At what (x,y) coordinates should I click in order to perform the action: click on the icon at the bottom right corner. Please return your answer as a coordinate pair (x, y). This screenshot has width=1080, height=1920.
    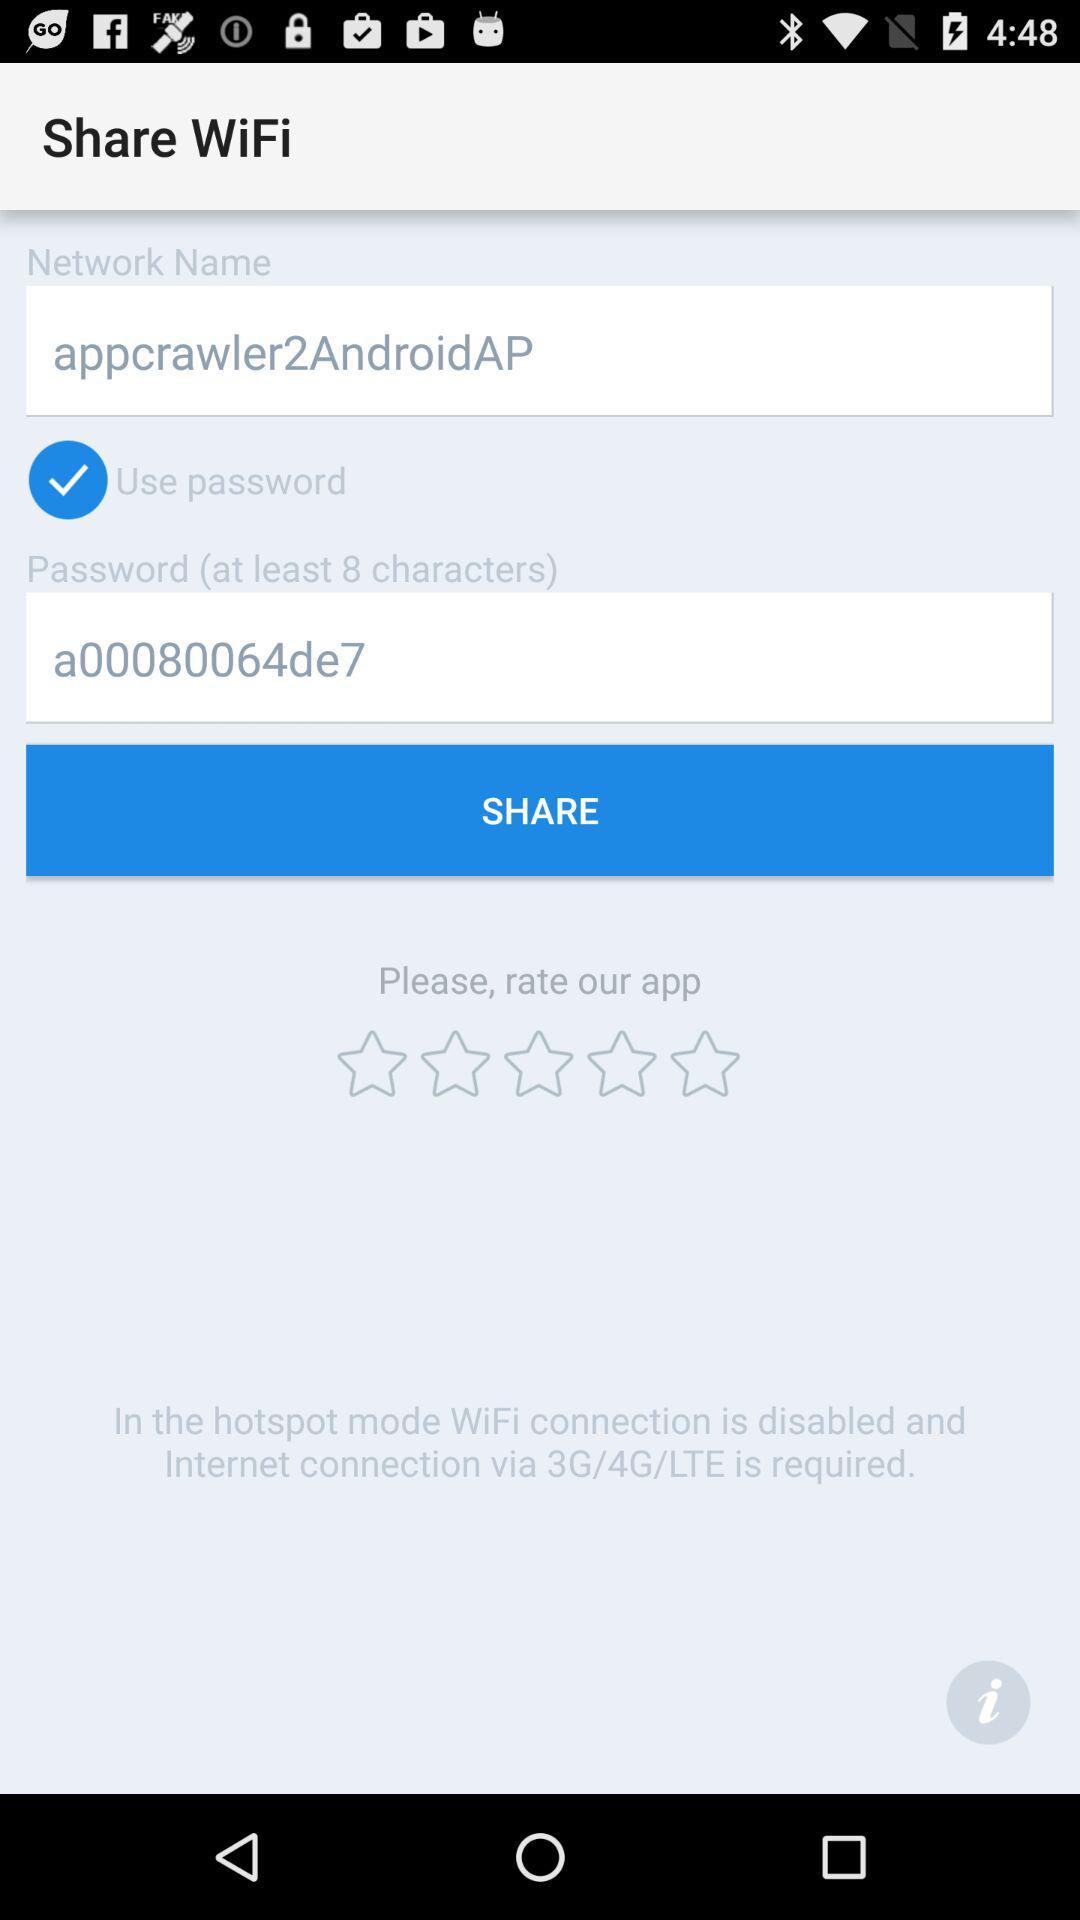
    Looking at the image, I should click on (987, 1701).